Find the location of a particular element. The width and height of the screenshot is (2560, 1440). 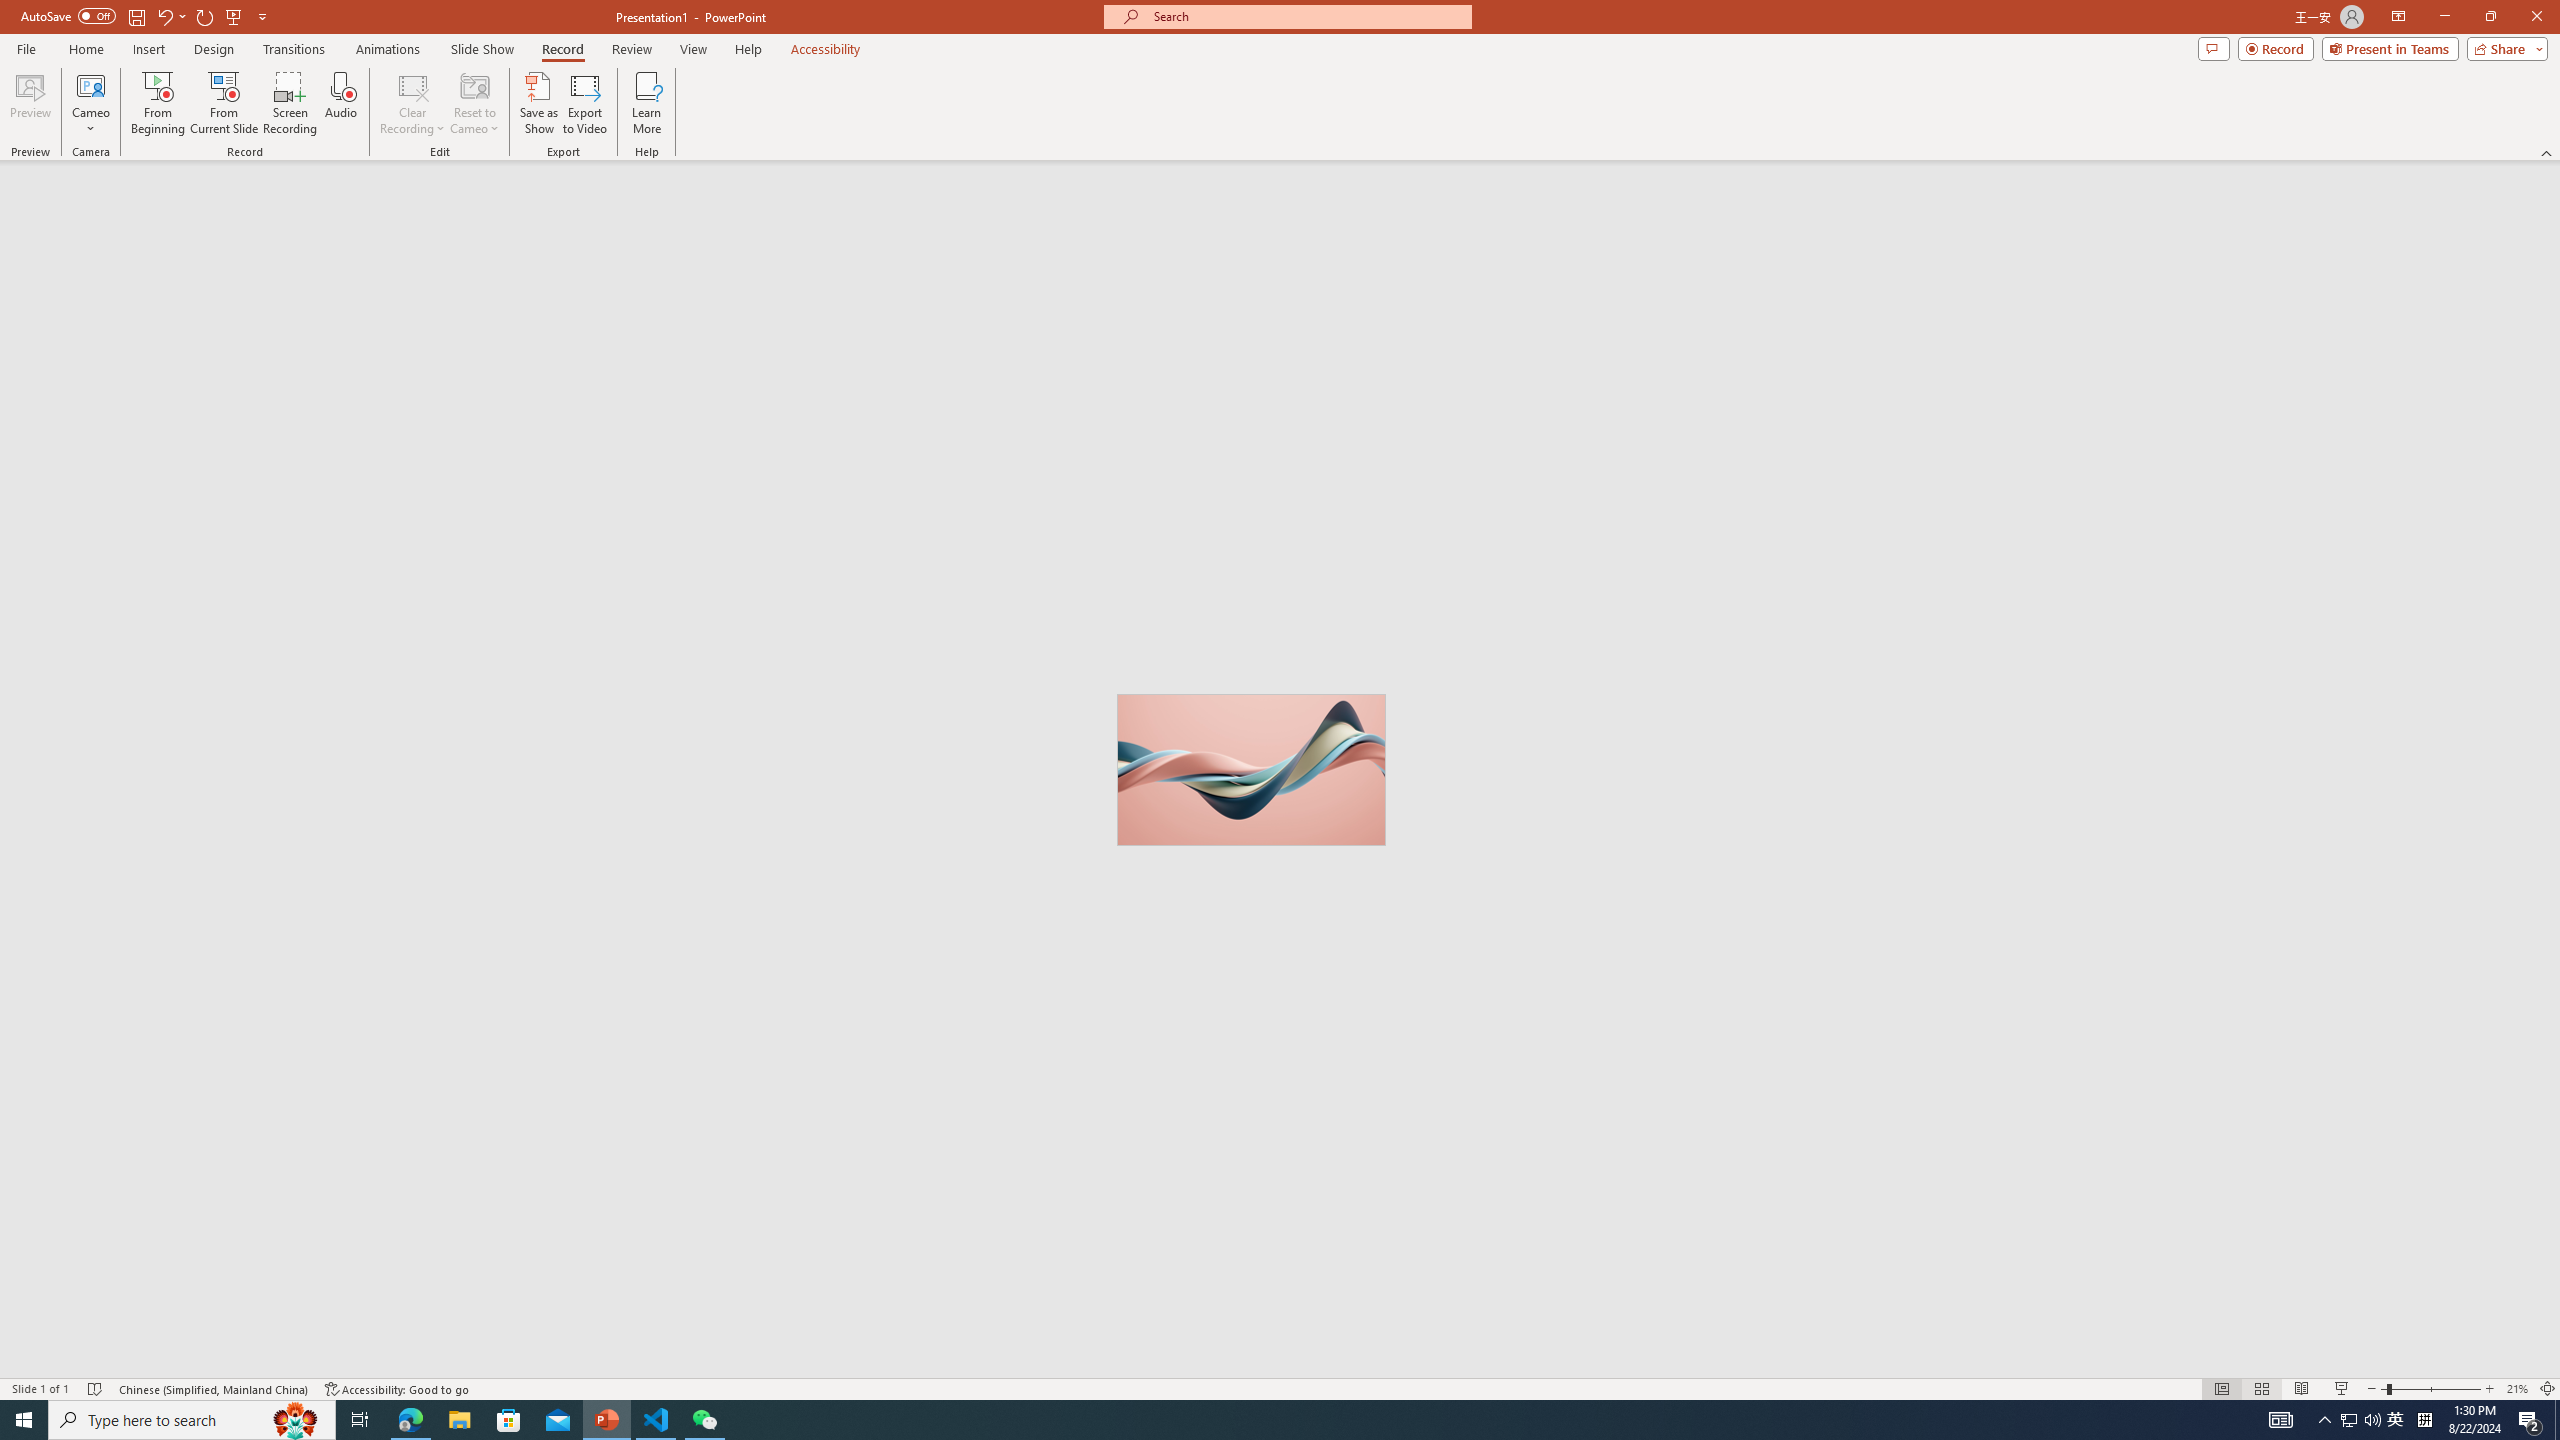

'Export to Video' is located at coordinates (583, 103).